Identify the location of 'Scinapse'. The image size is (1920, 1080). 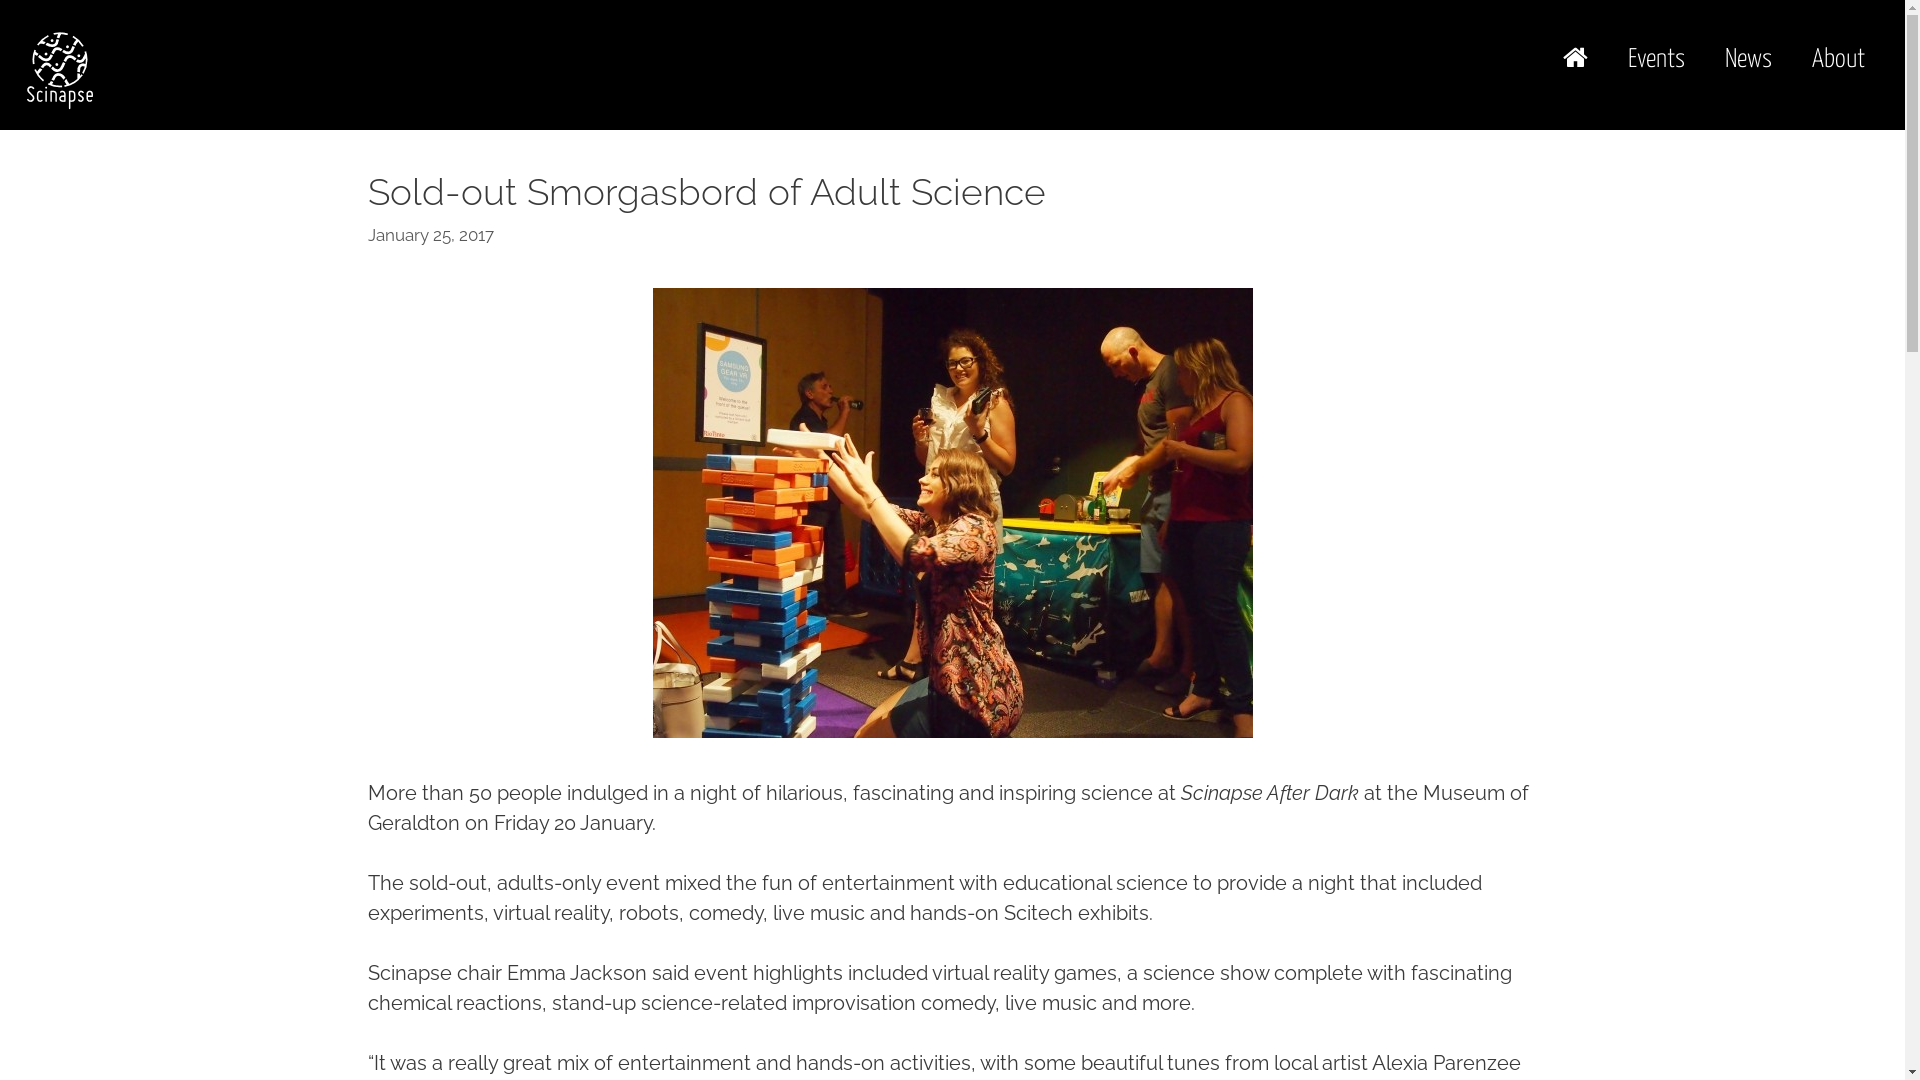
(59, 68).